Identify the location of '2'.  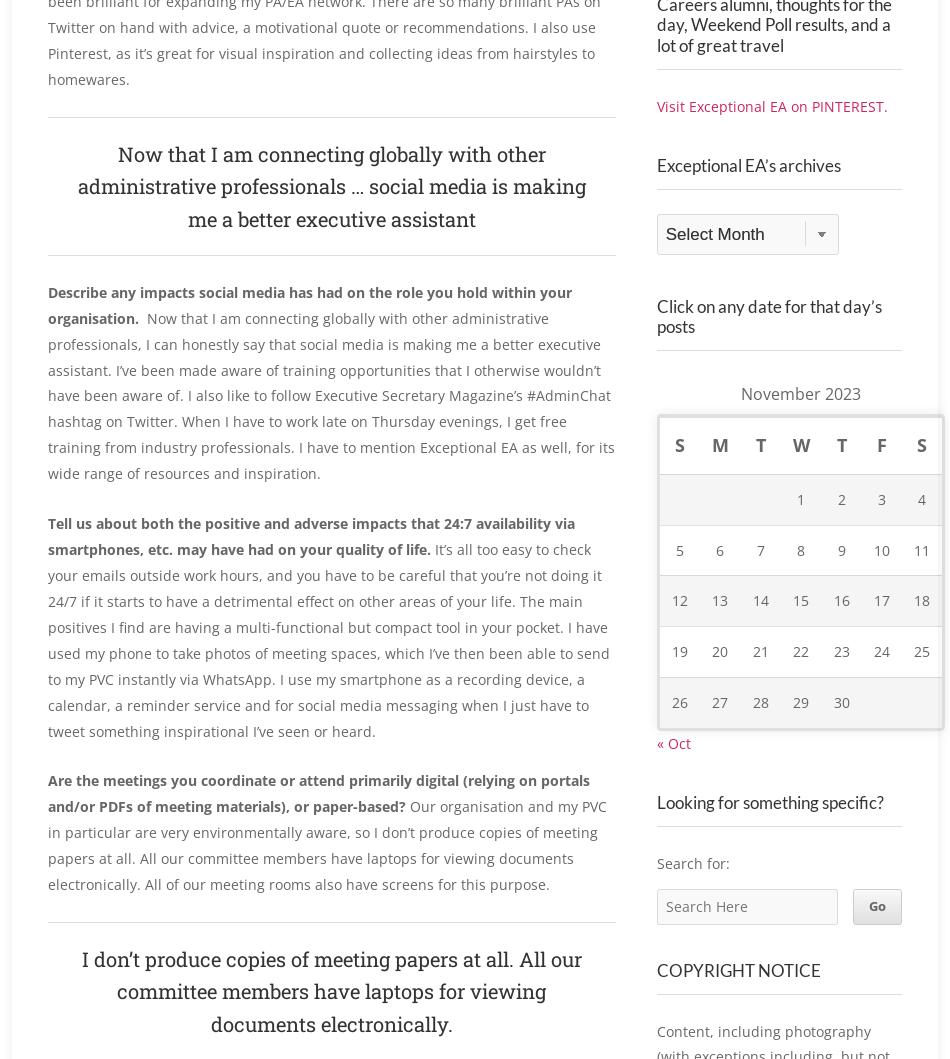
(840, 542).